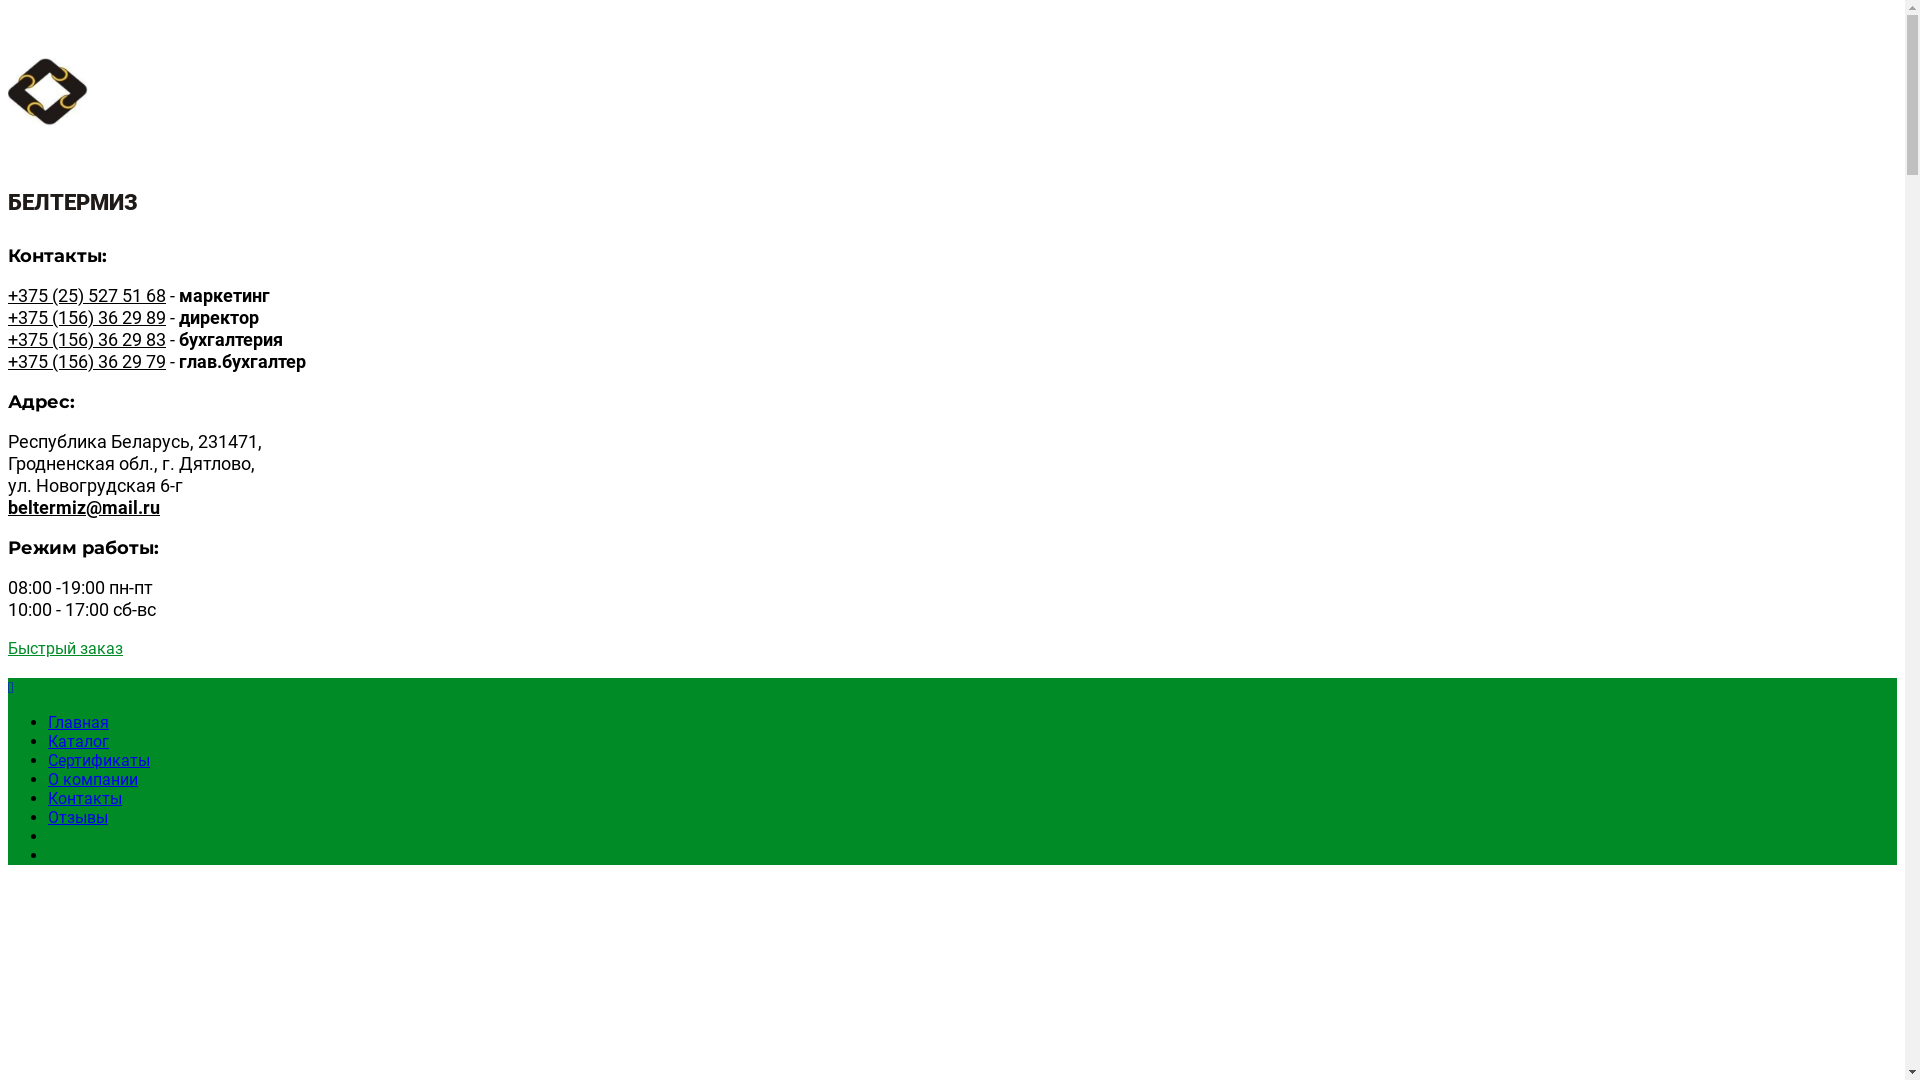  What do you see at coordinates (85, 295) in the screenshot?
I see `'+375 (25) 527 51 68'` at bounding box center [85, 295].